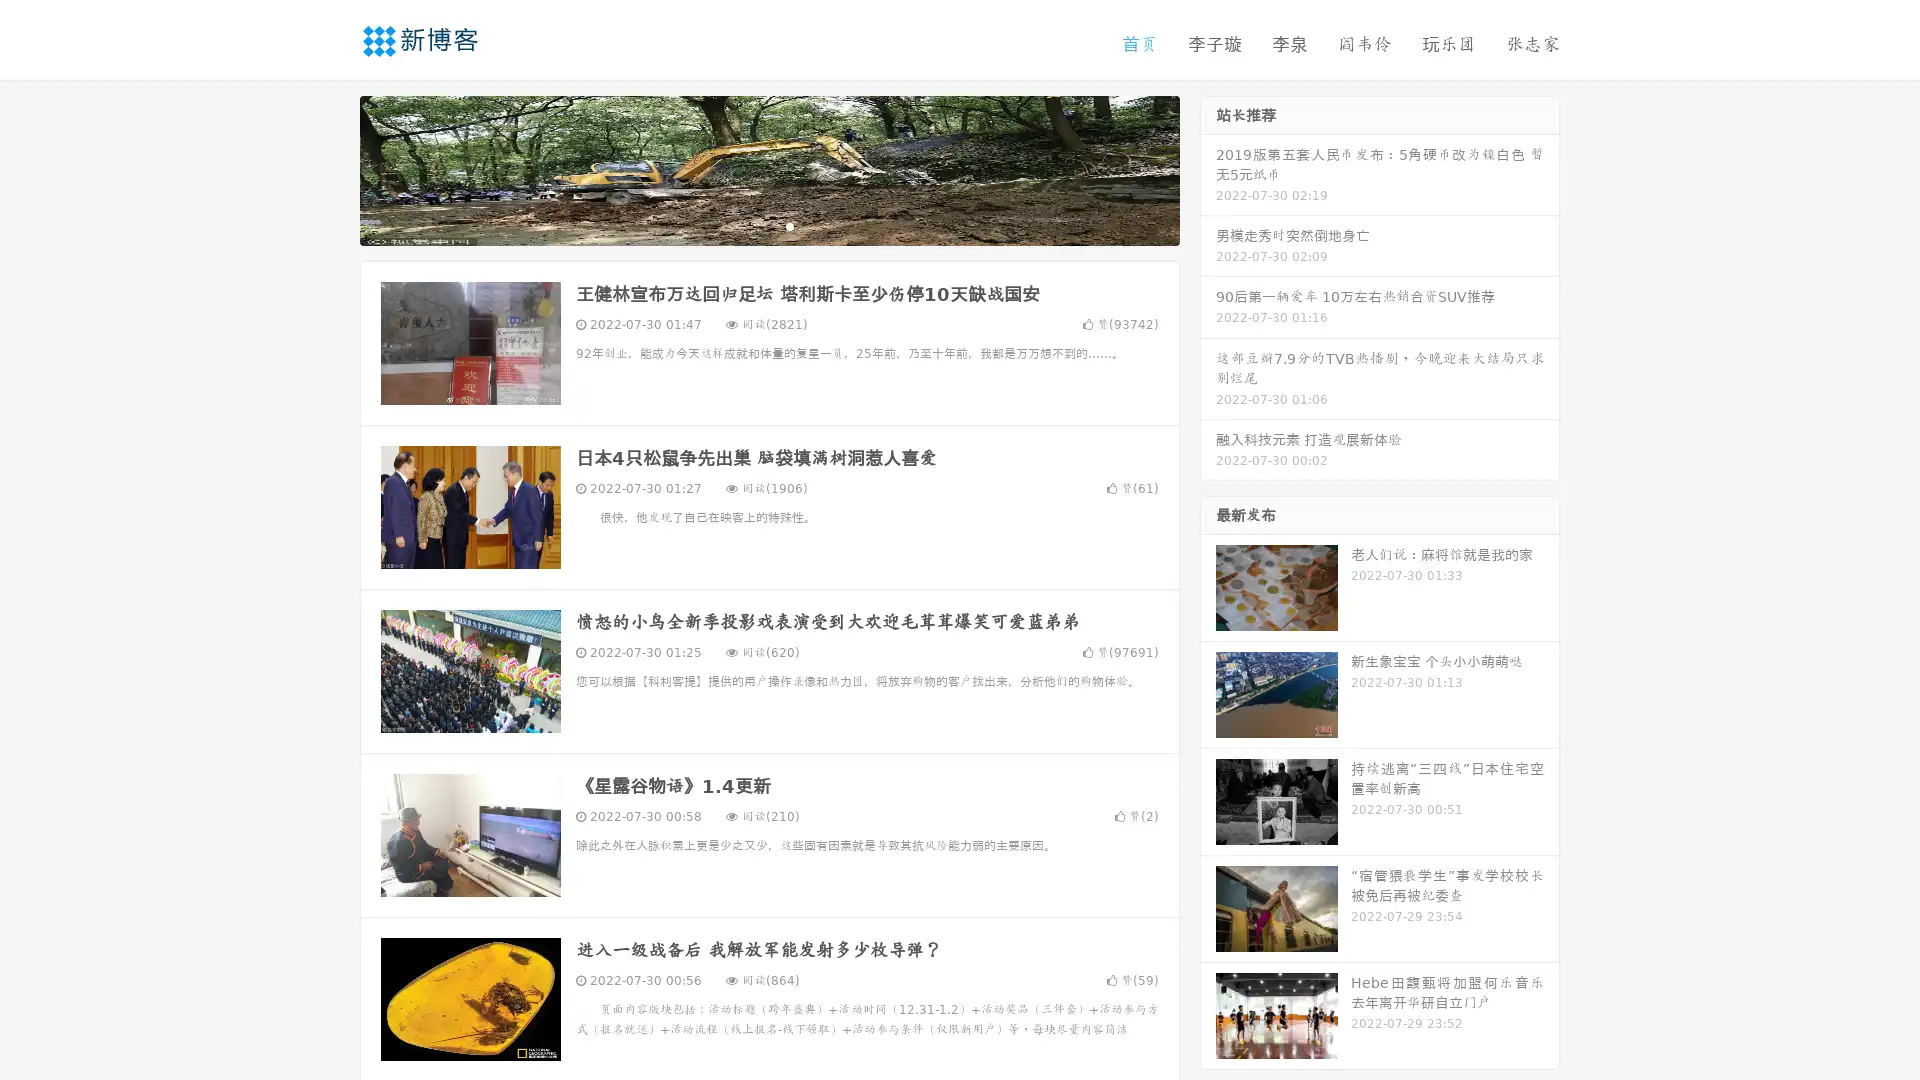 The height and width of the screenshot is (1080, 1920). I want to click on Next slide, so click(1208, 168).